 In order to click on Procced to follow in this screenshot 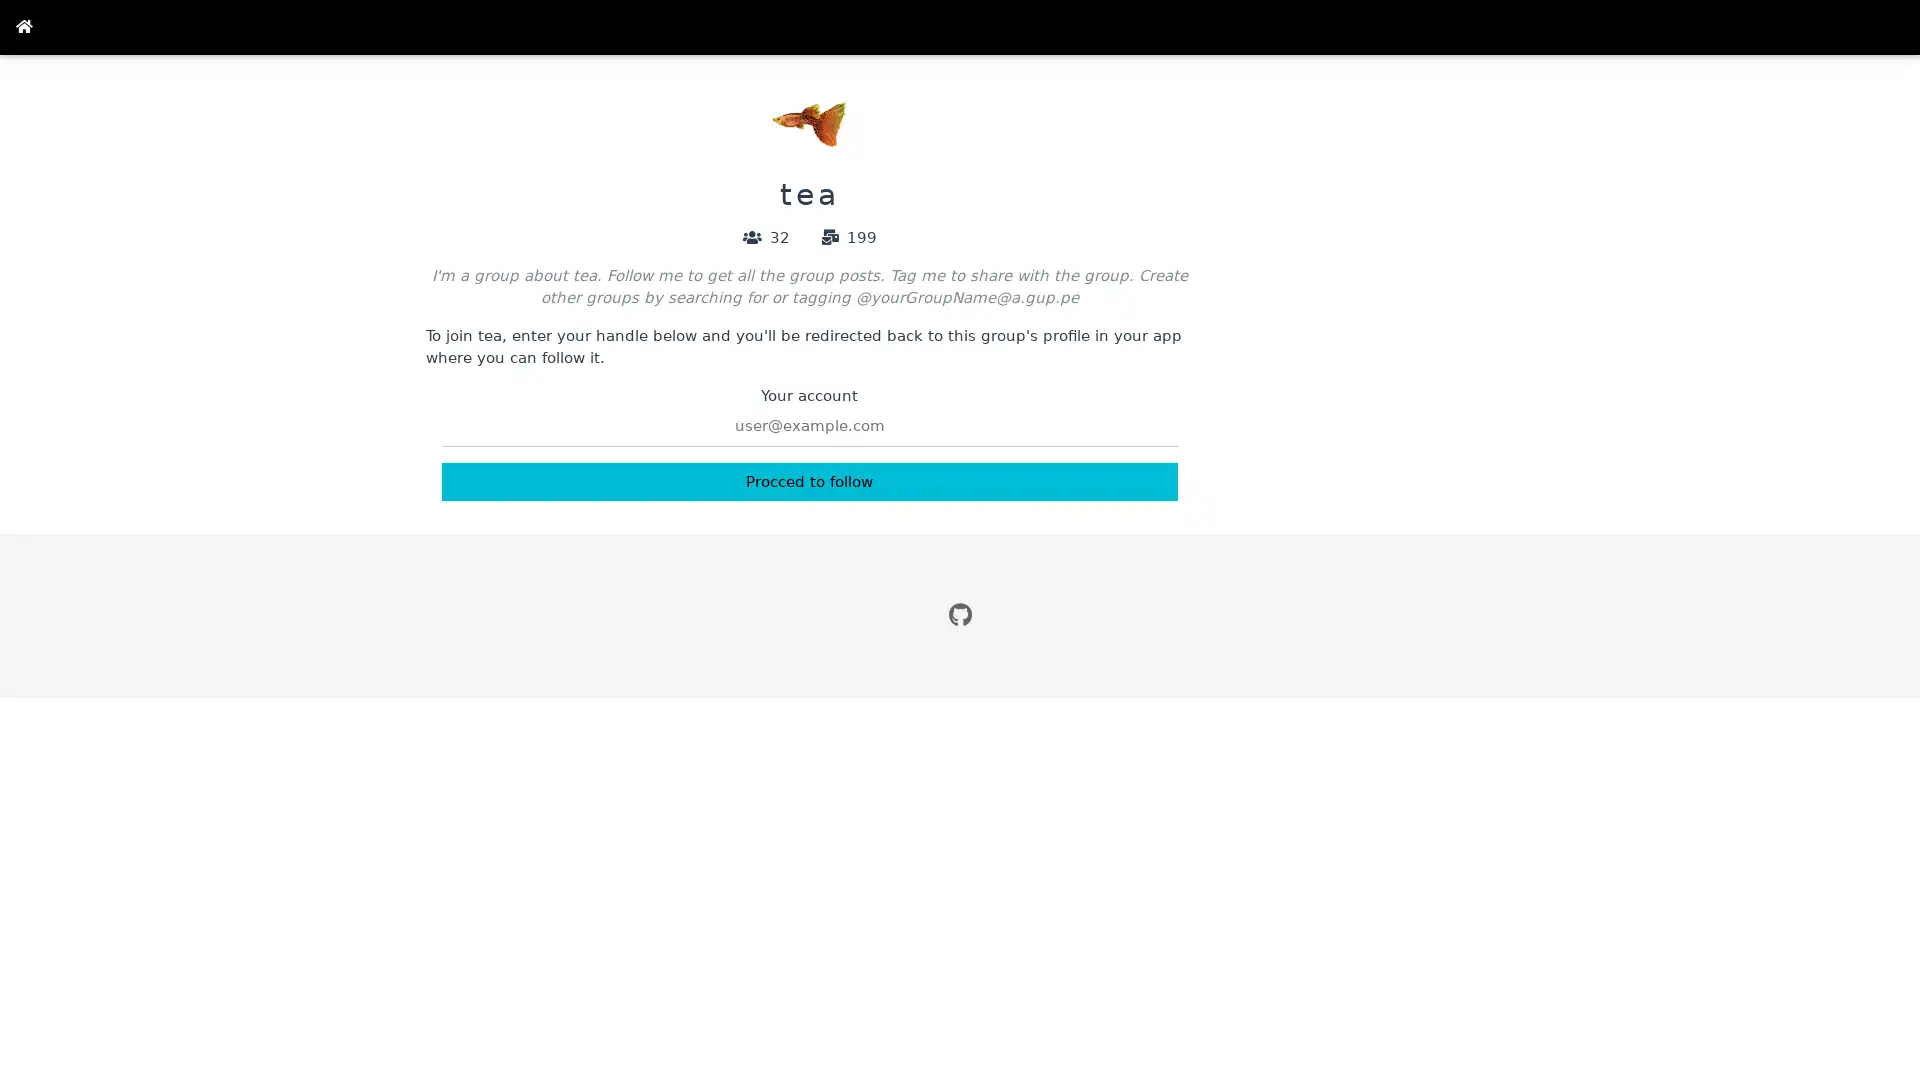, I will do `click(809, 481)`.